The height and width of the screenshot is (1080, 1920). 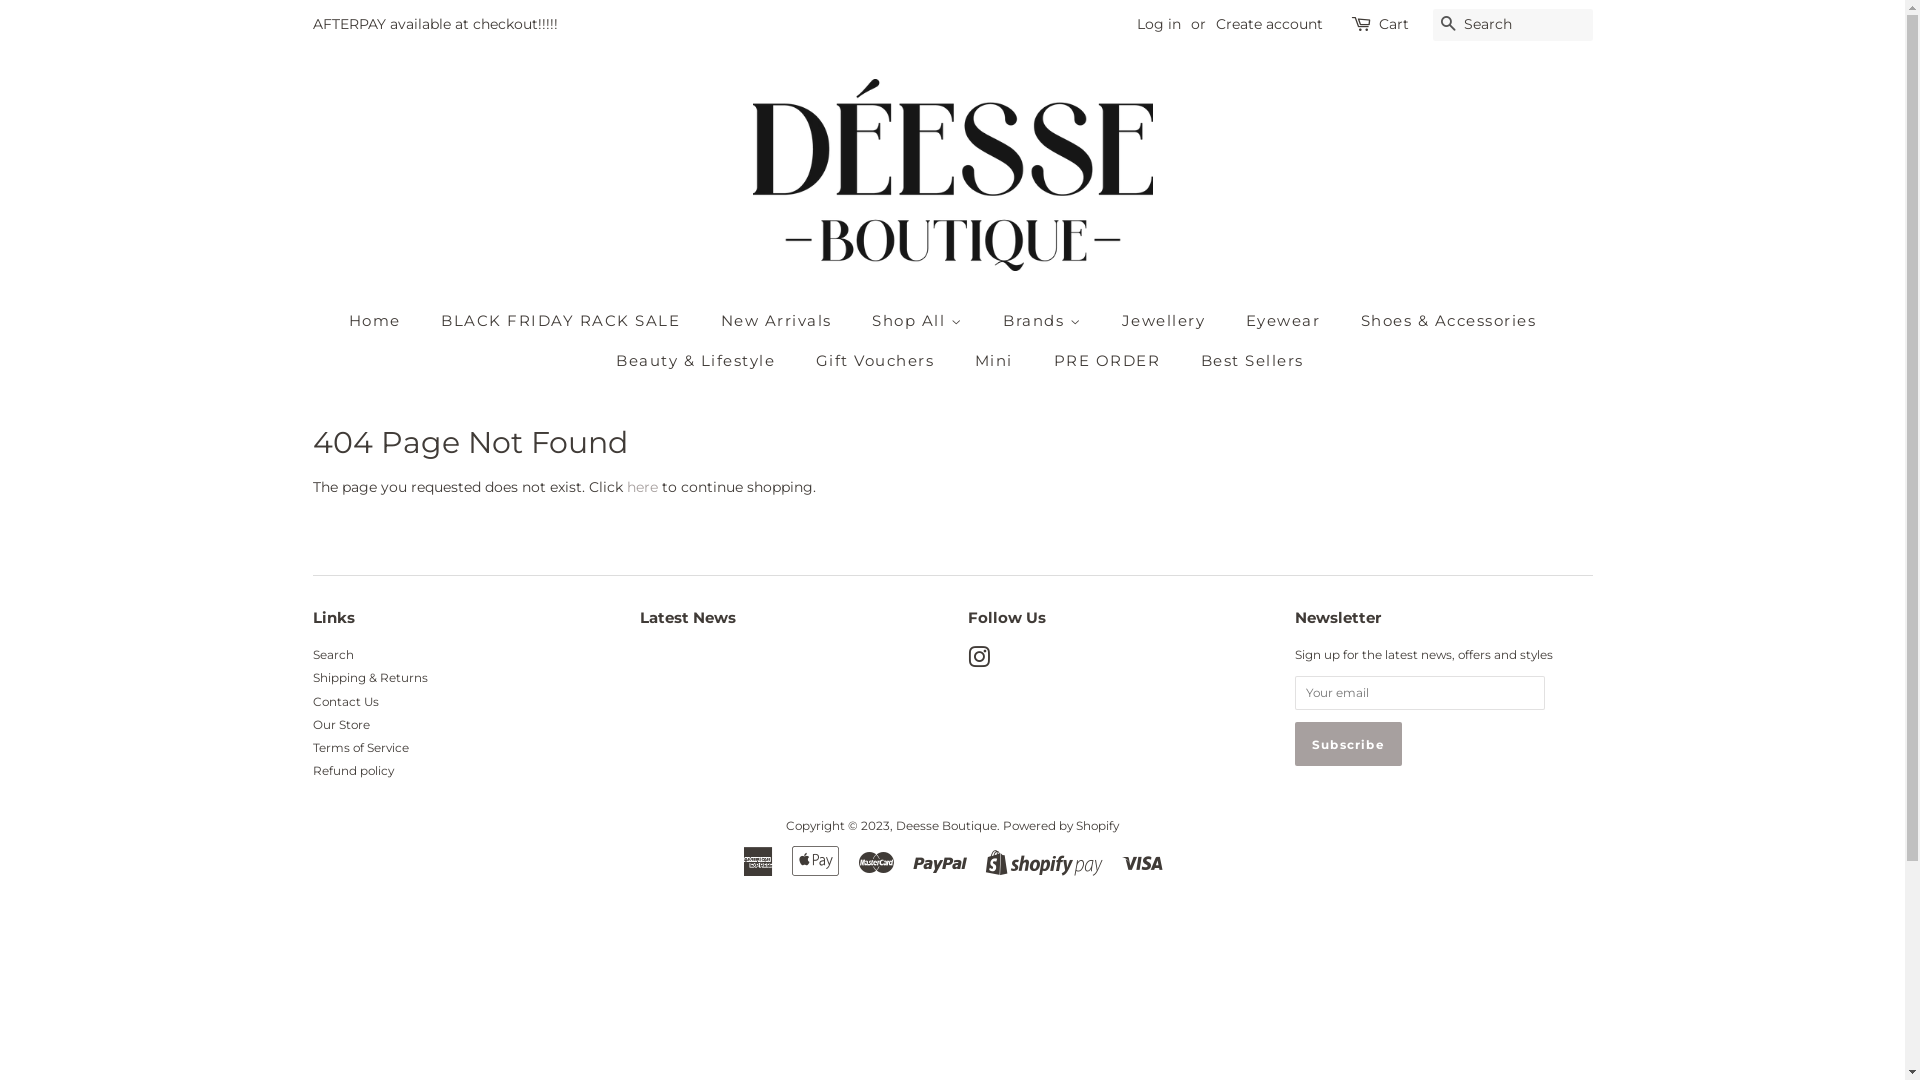 What do you see at coordinates (988, 319) in the screenshot?
I see `'Brands'` at bounding box center [988, 319].